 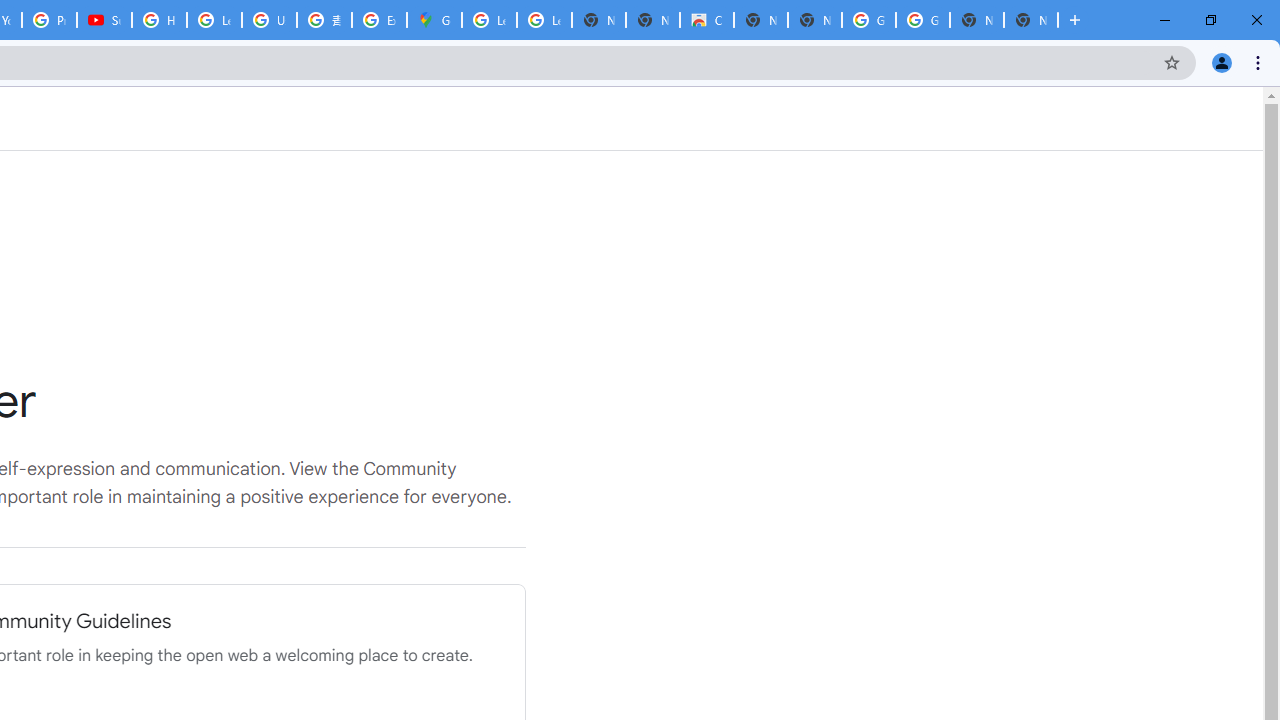 I want to click on 'Google Images', so click(x=869, y=20).